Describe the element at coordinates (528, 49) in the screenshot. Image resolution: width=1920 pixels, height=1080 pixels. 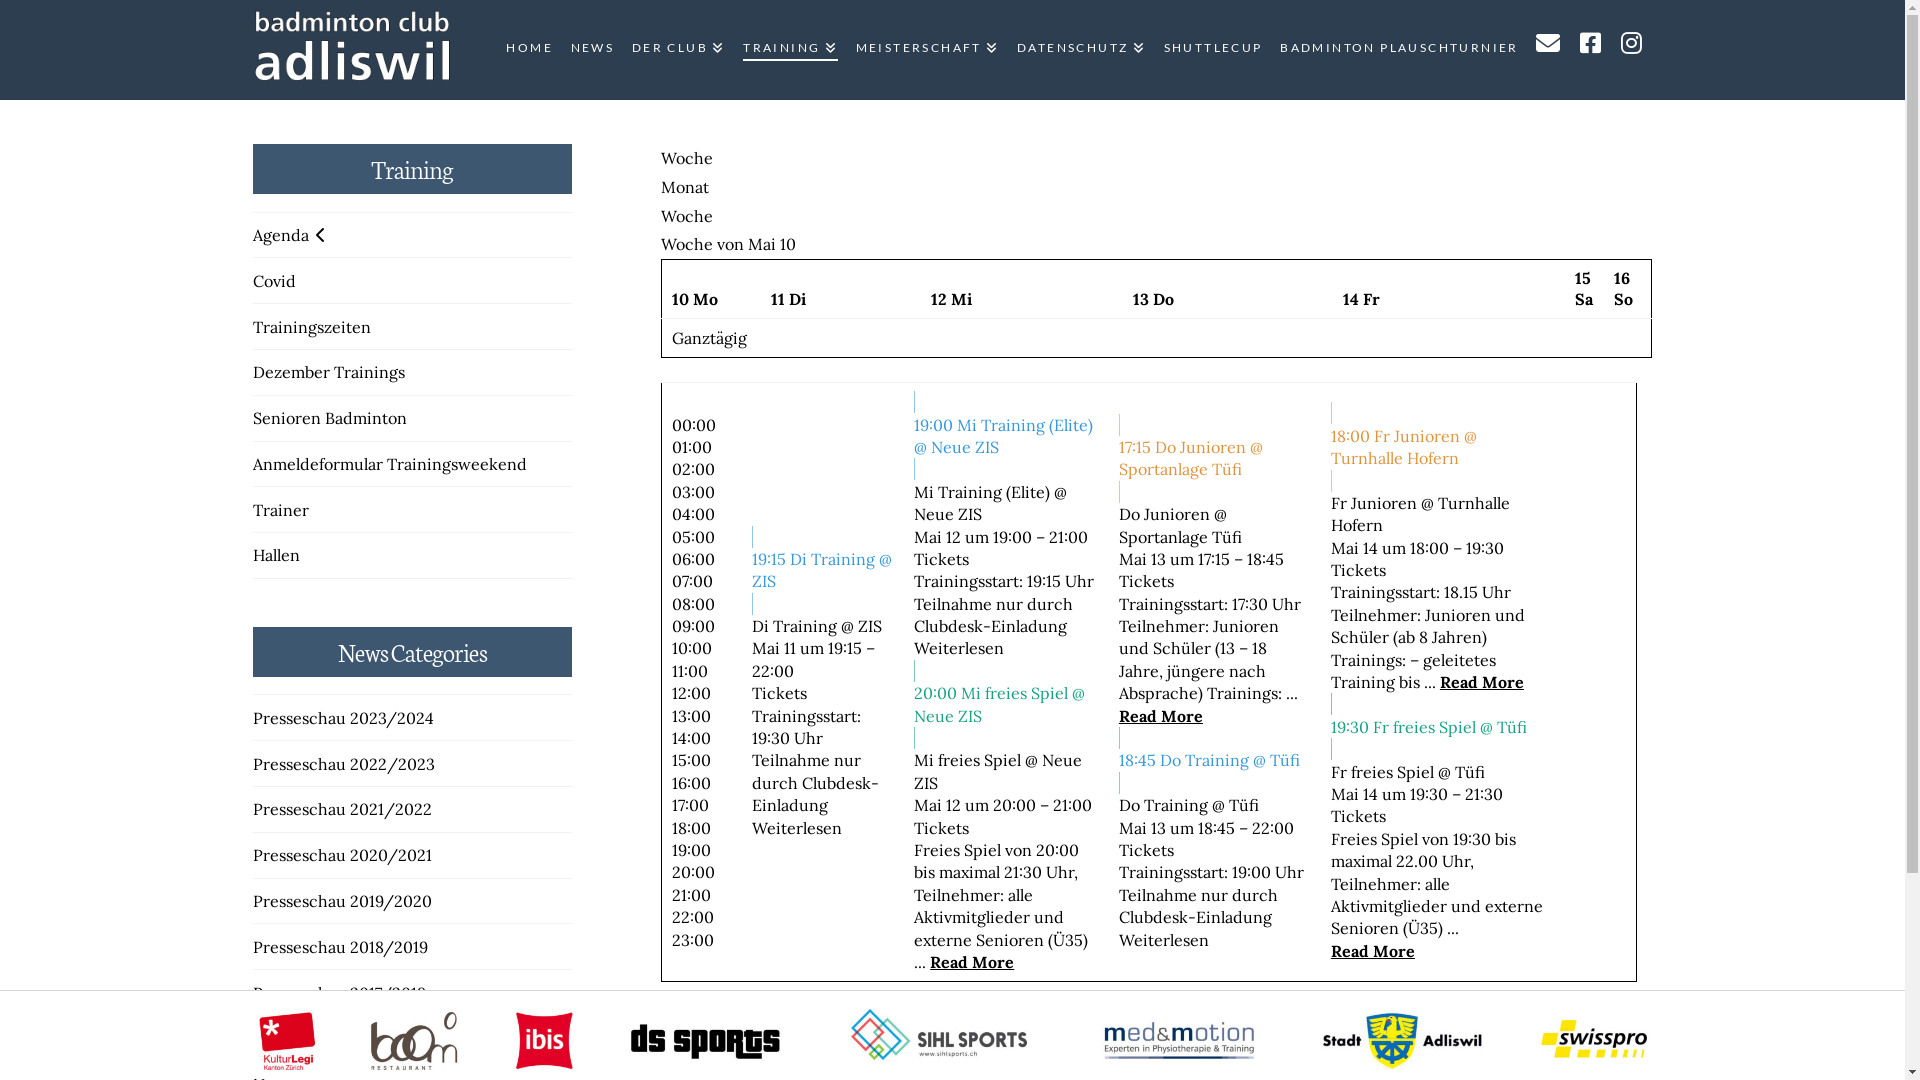
I see `'HOME'` at that location.